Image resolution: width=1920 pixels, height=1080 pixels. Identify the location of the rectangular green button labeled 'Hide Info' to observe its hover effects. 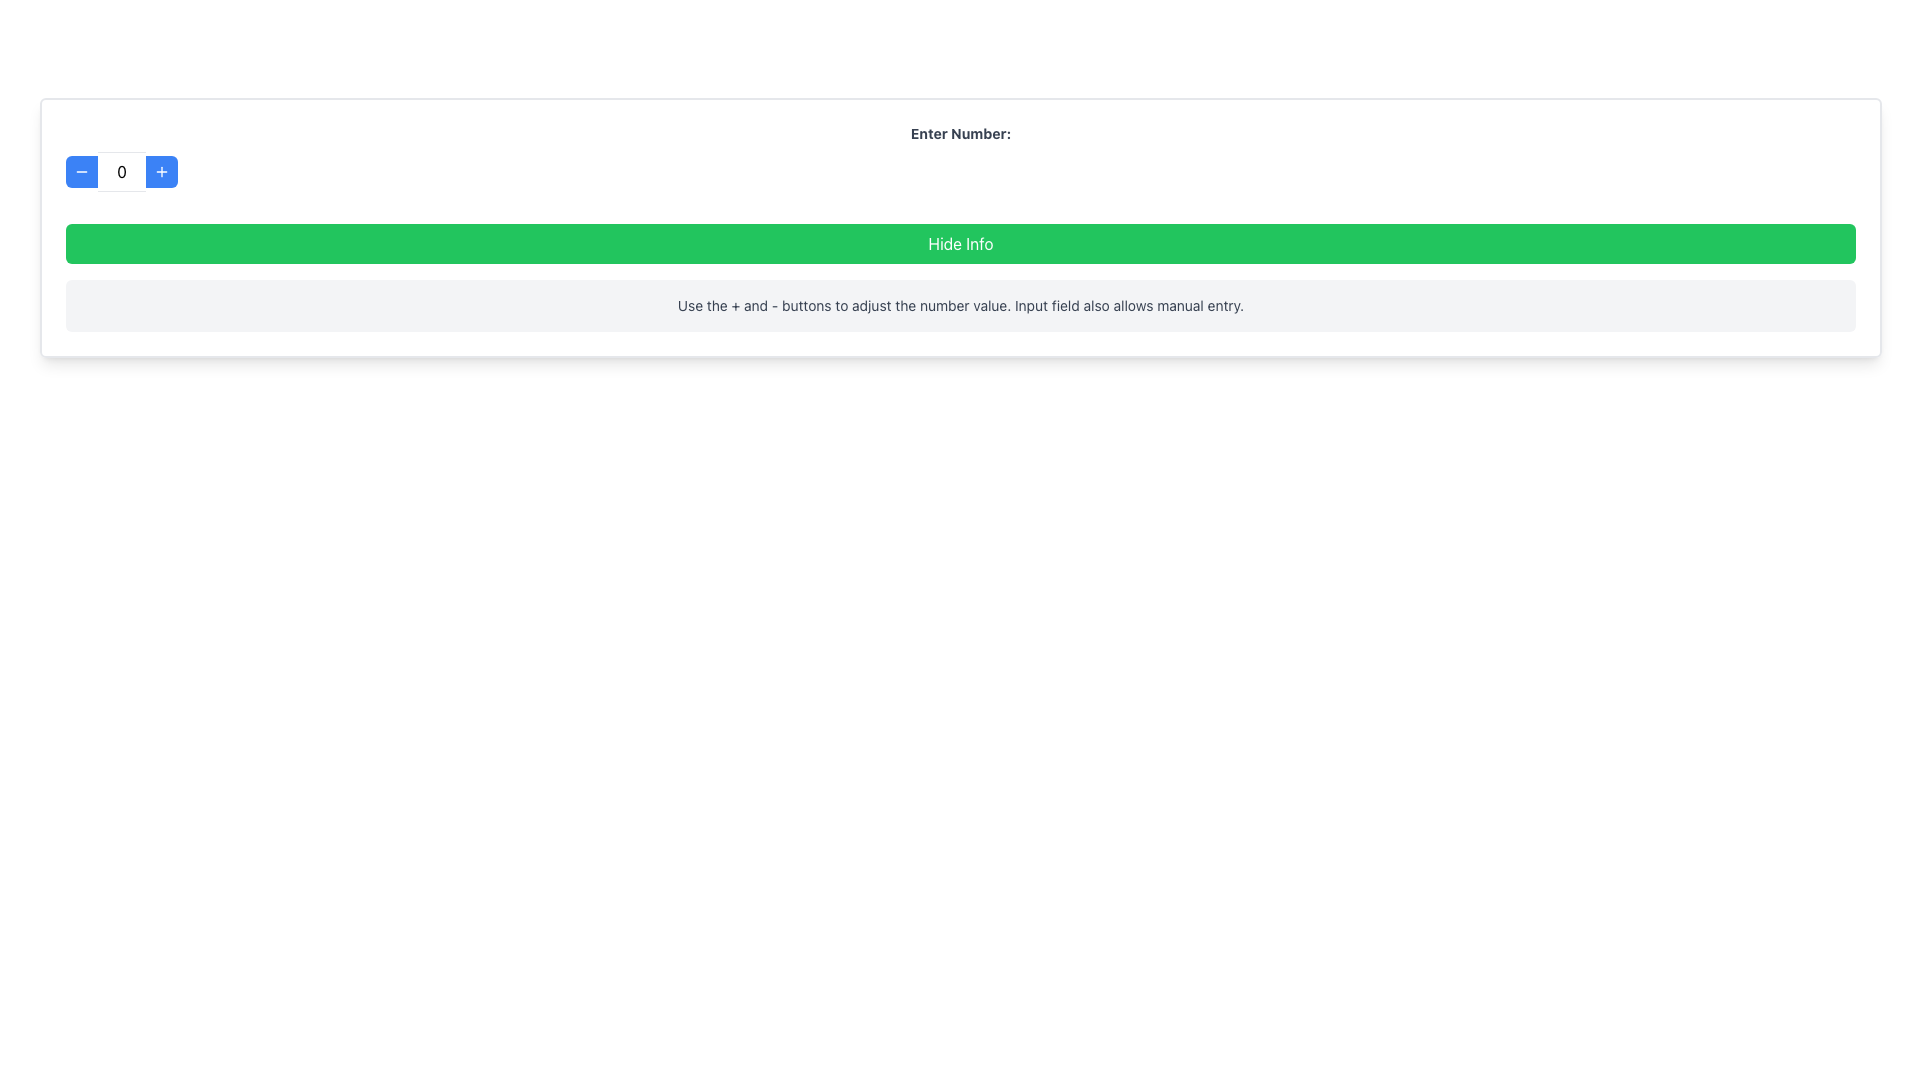
(960, 242).